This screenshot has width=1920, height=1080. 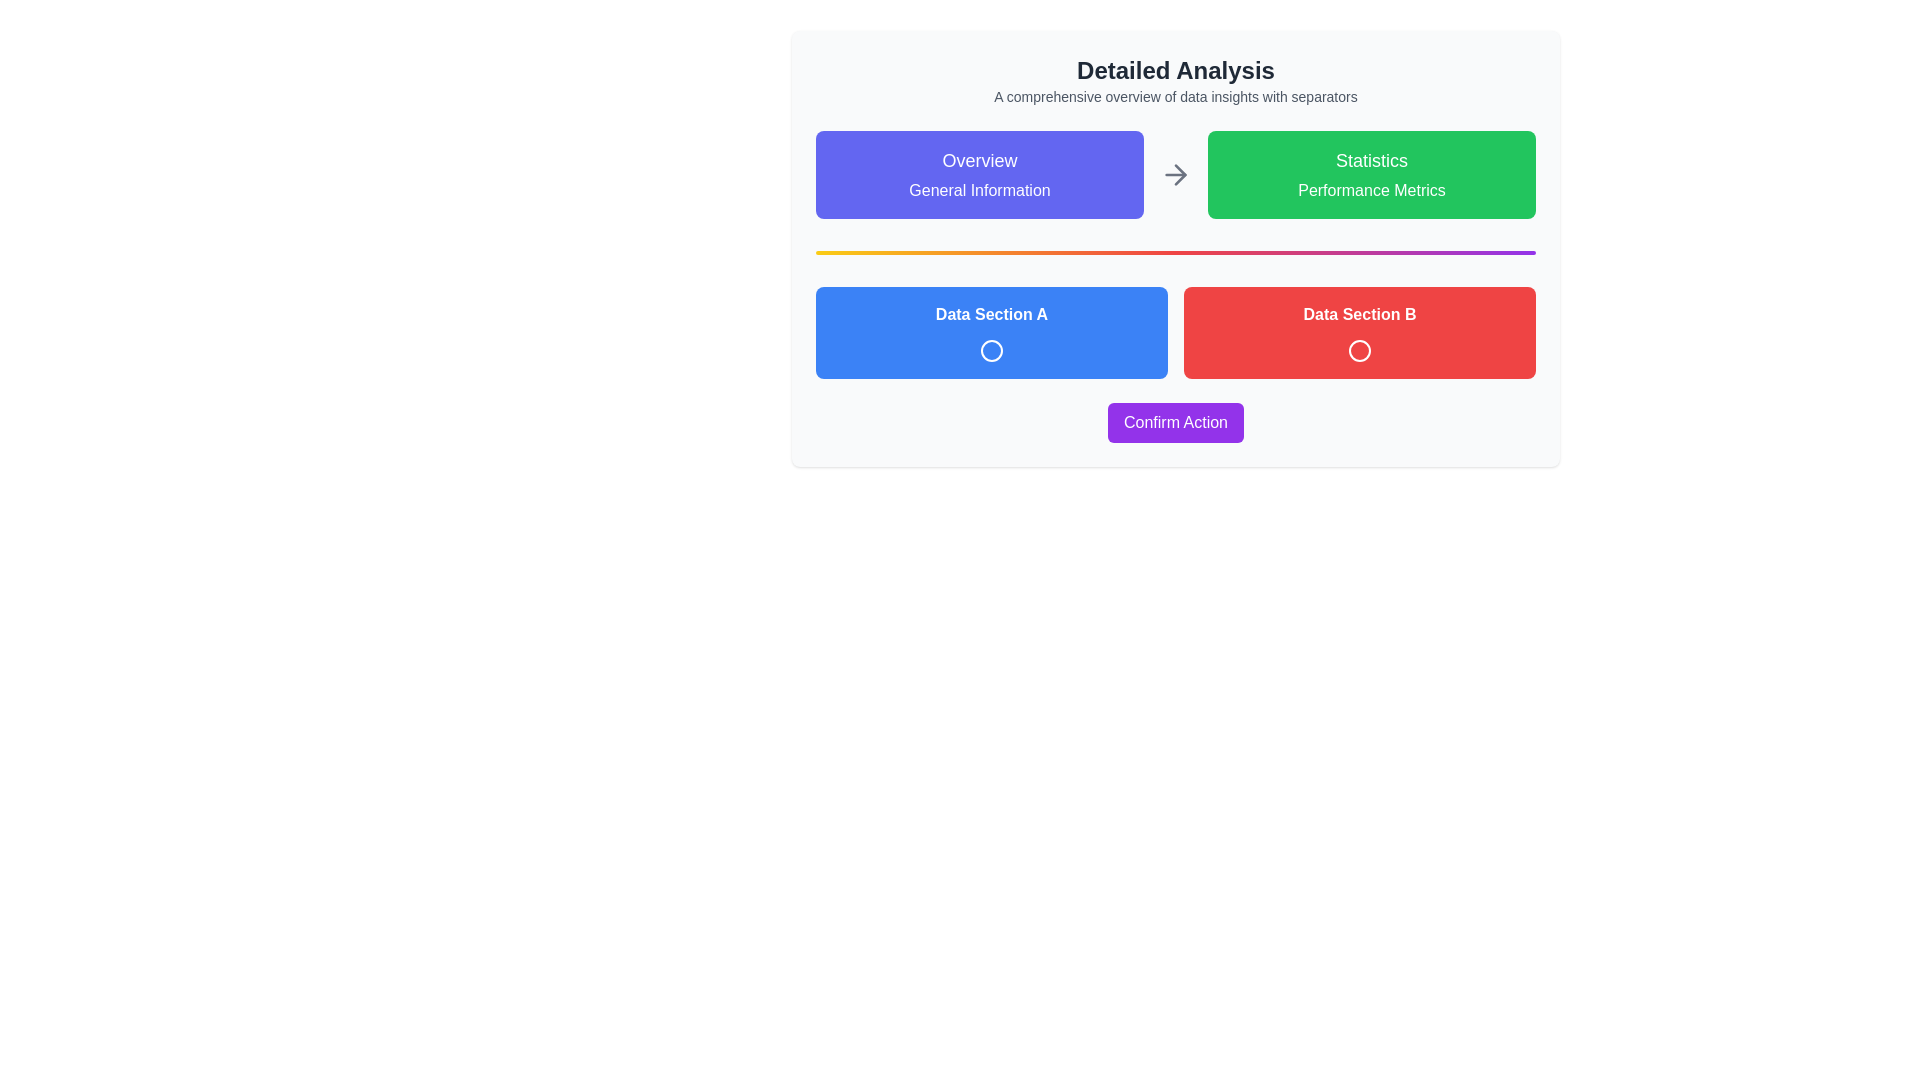 I want to click on the icon that visually associates with 'Data Section B', located at the center of the button labeled 'Data Section B' in the bottom-right of the grouped buttons section, so click(x=1359, y=350).